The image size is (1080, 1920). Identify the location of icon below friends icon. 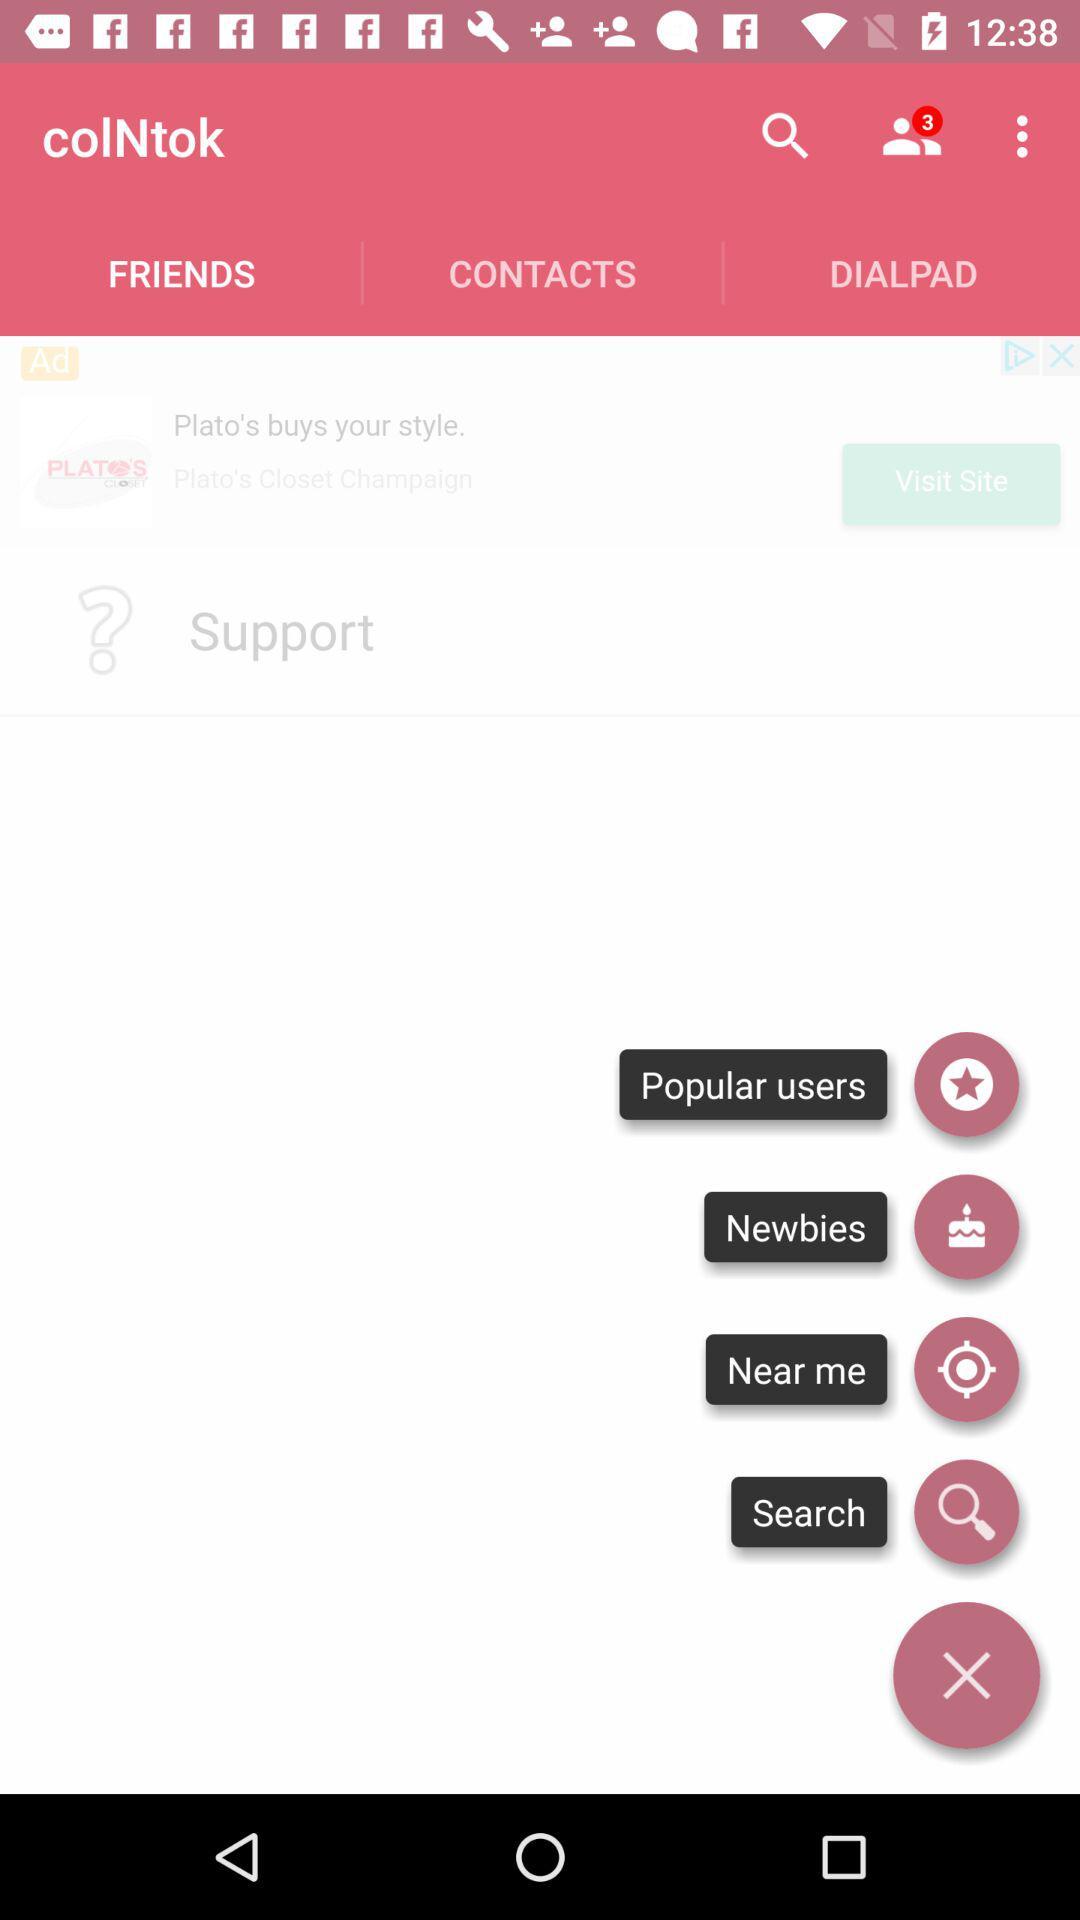
(540, 440).